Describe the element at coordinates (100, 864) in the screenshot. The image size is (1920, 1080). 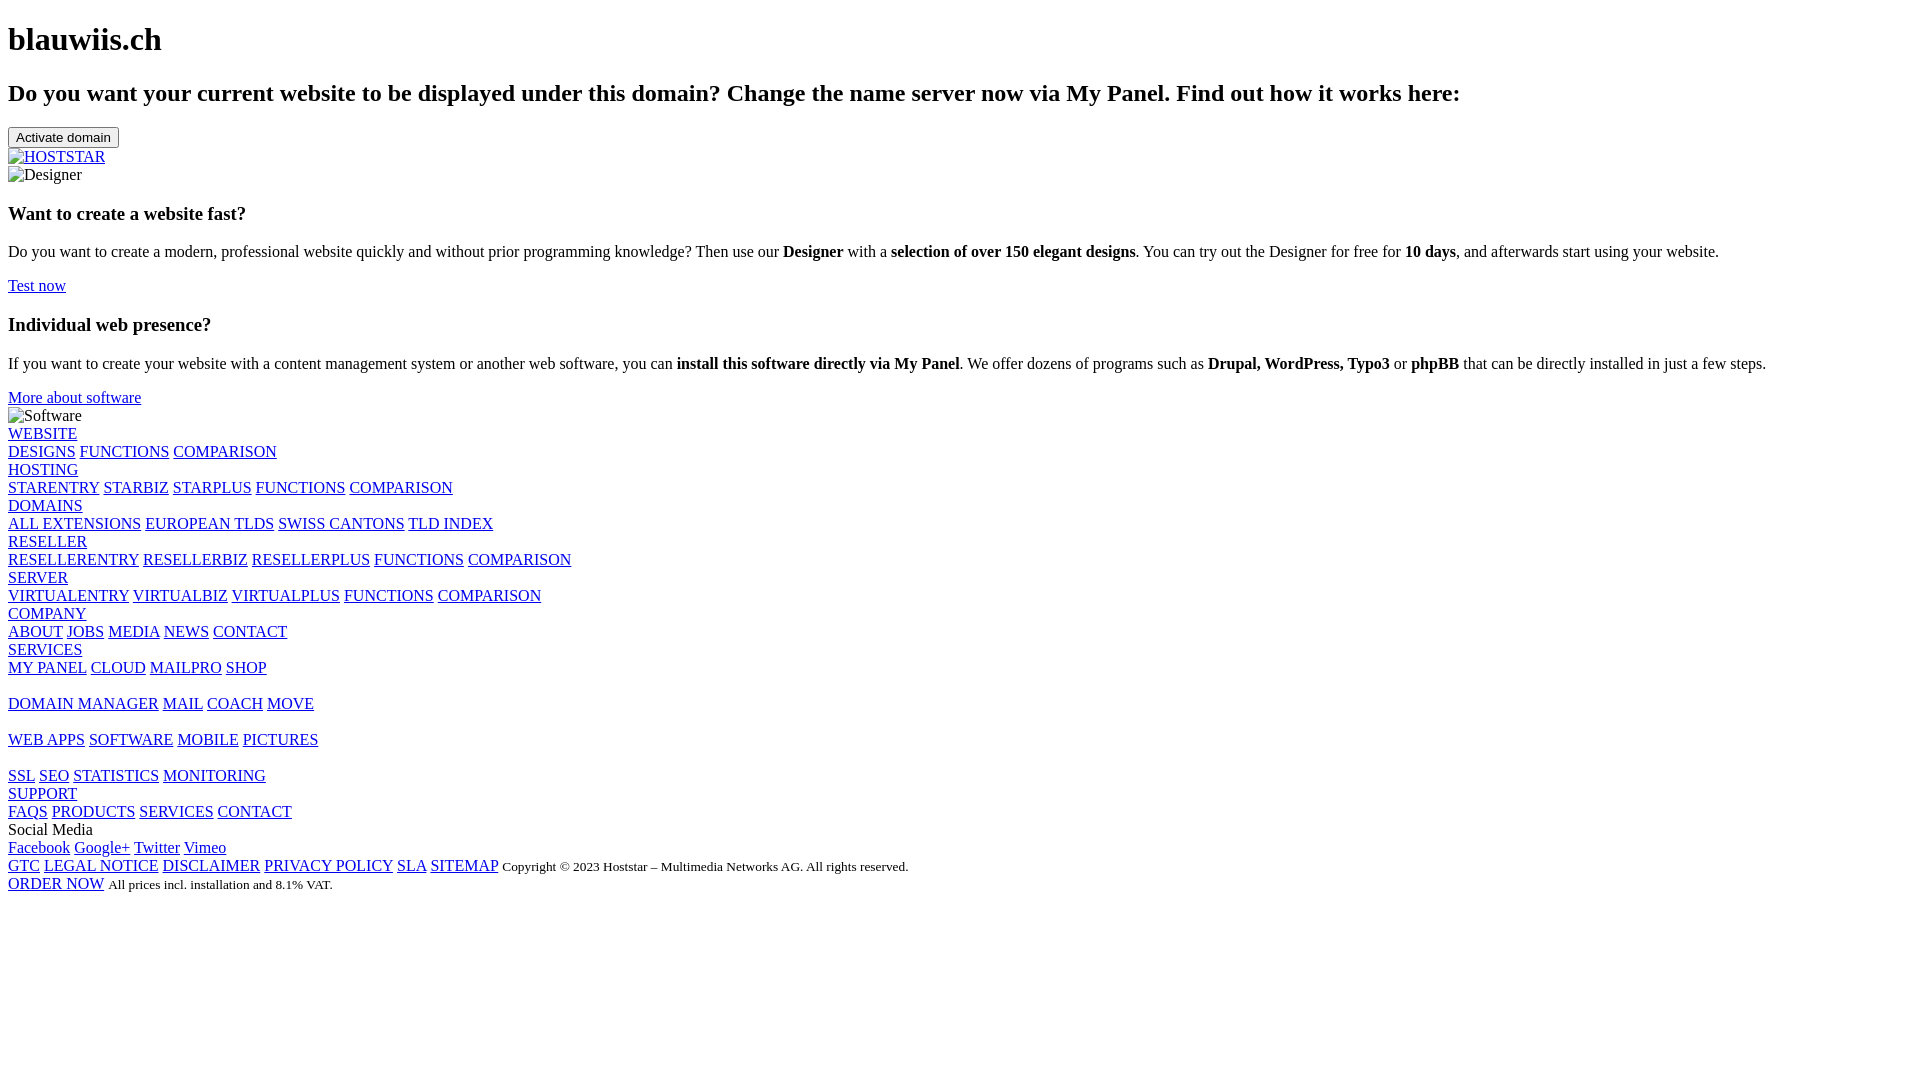
I see `'LEGAL NOTICE'` at that location.